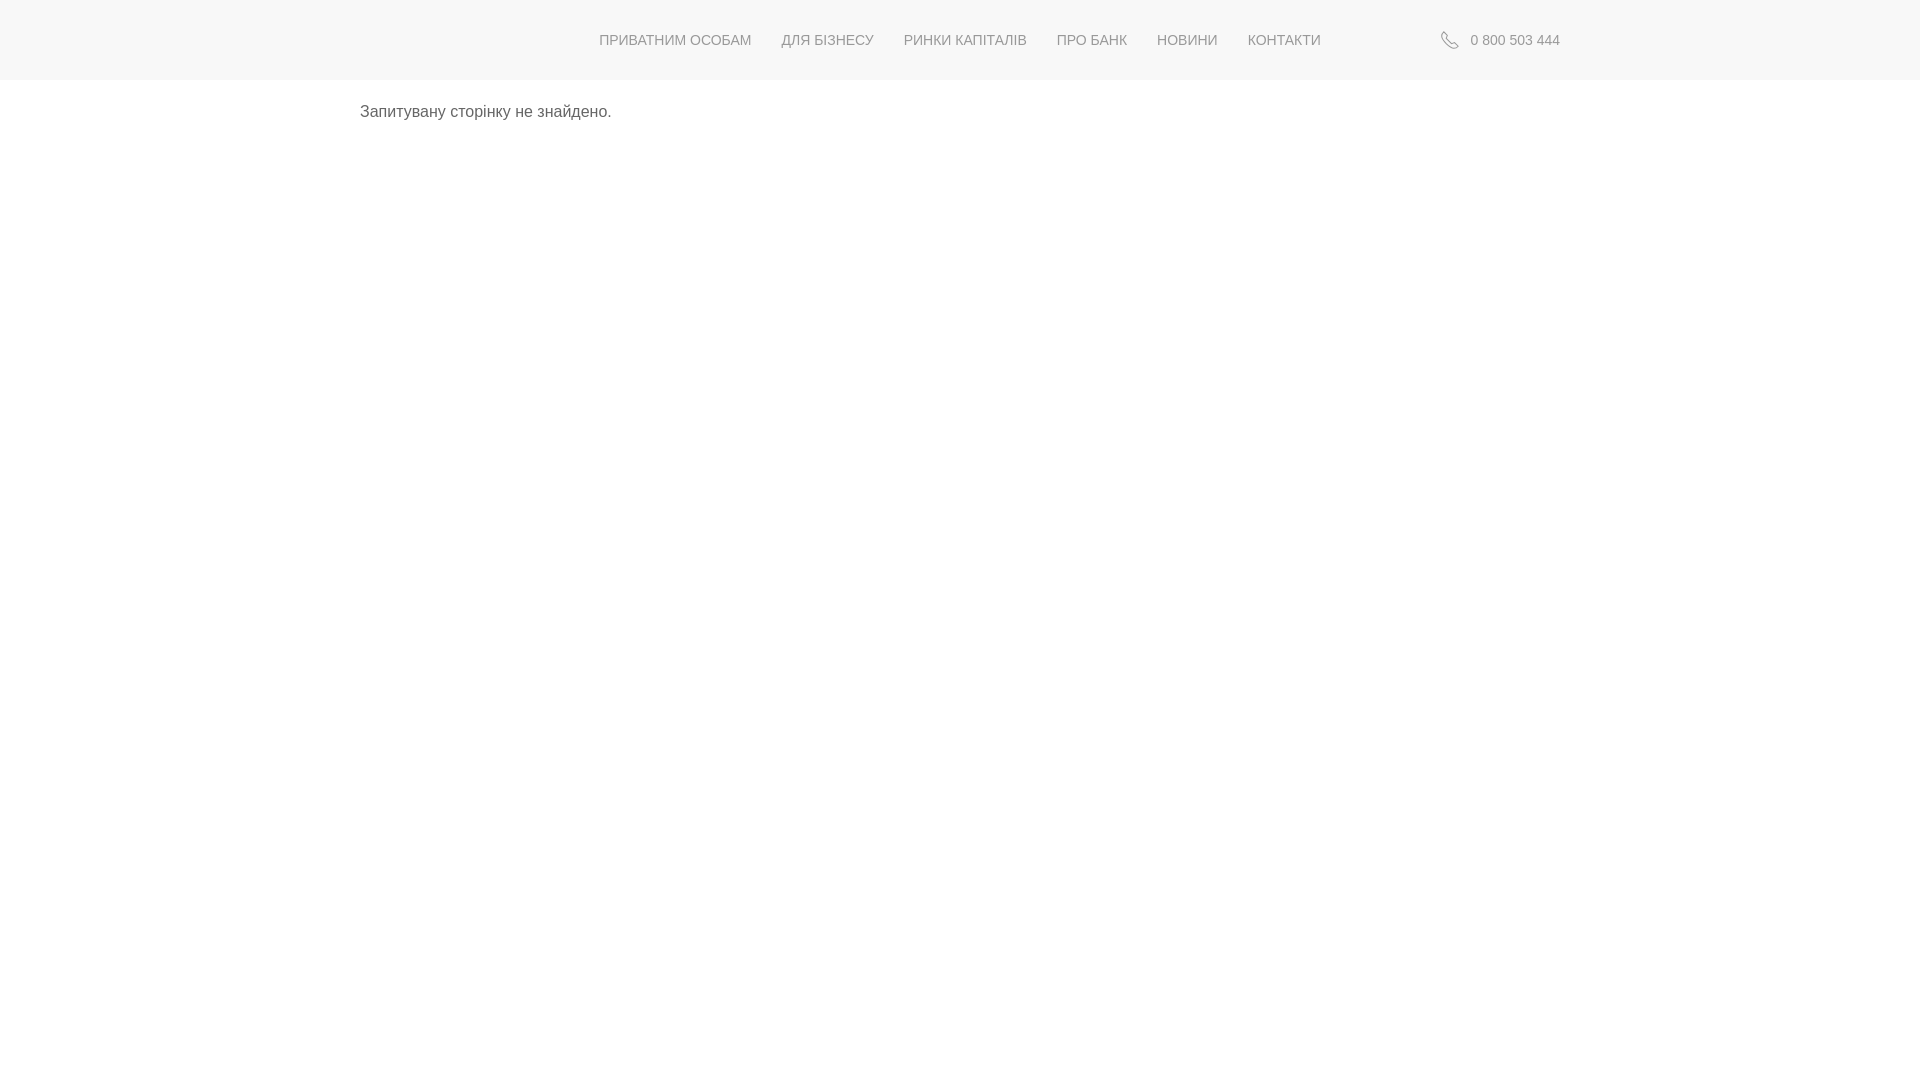 This screenshot has height=1080, width=1920. What do you see at coordinates (1498, 39) in the screenshot?
I see `'  0 800 503 444'` at bounding box center [1498, 39].